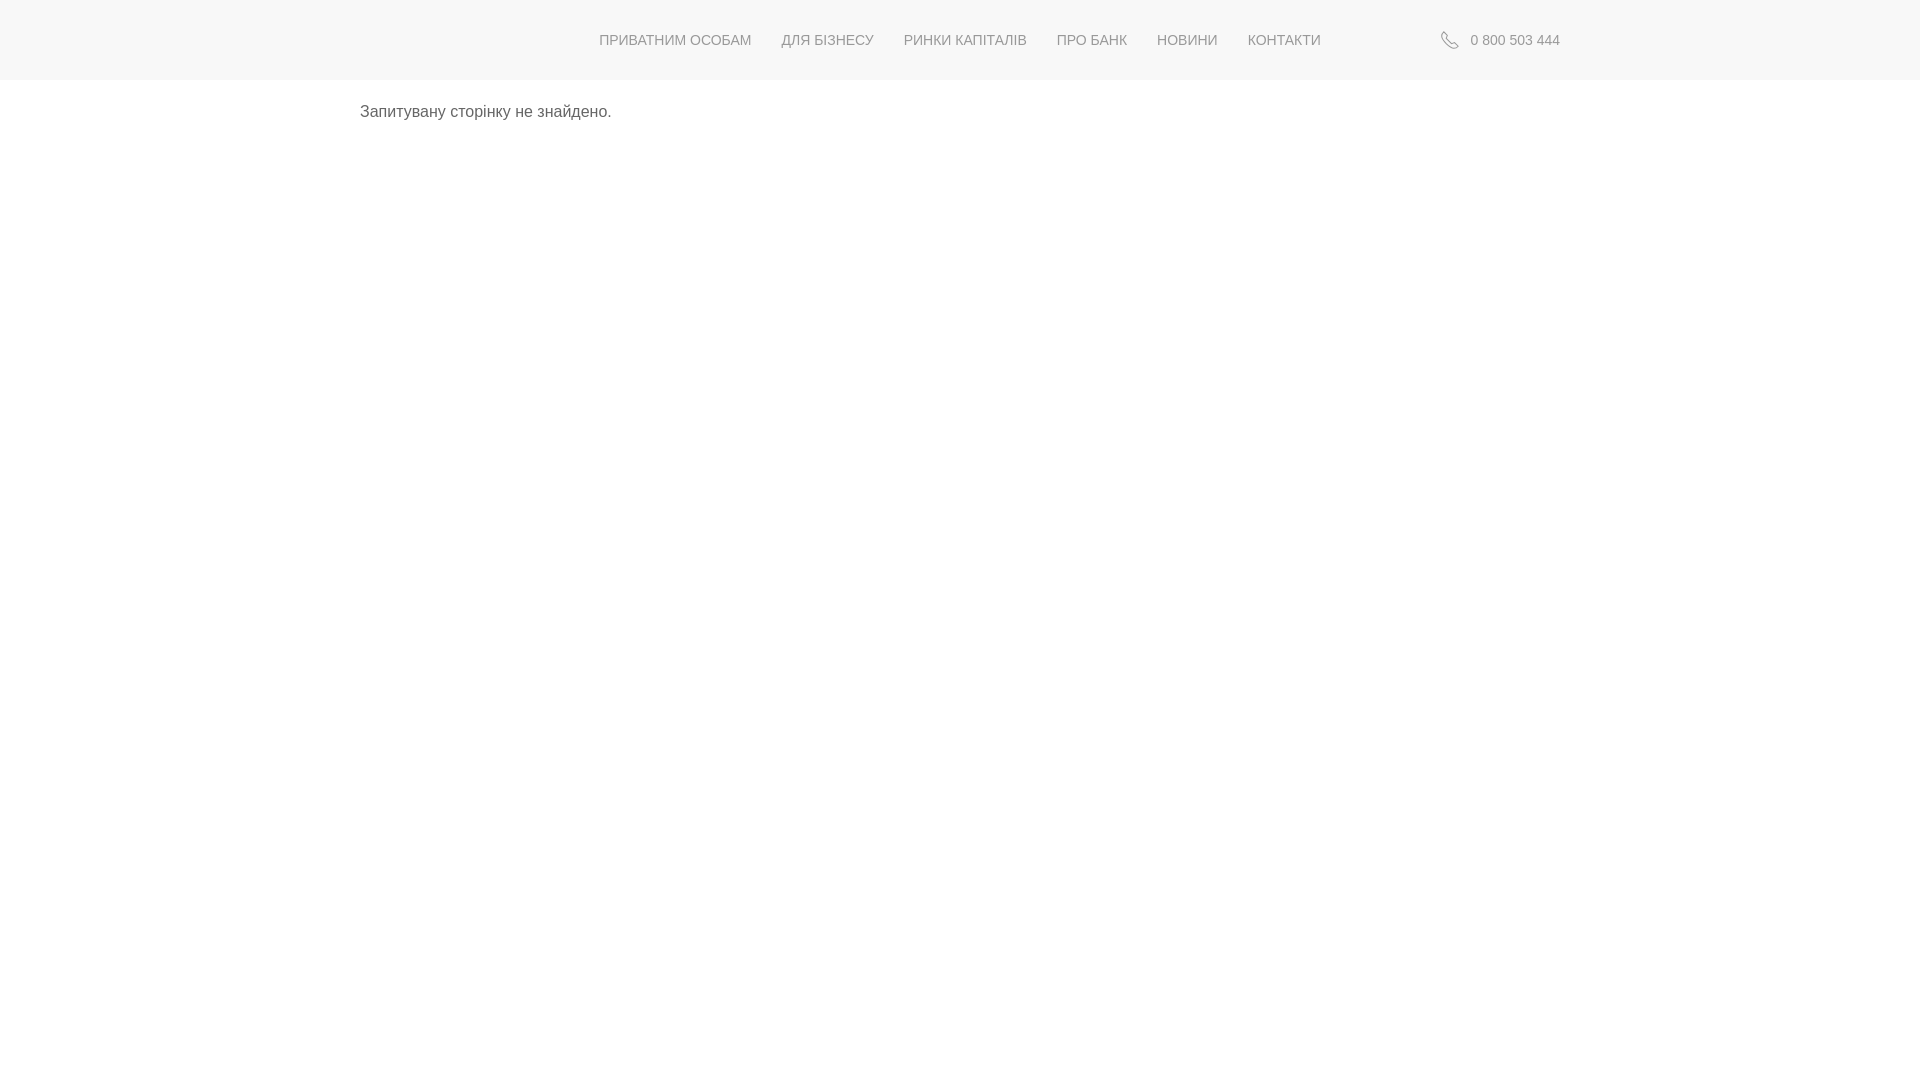 This screenshot has height=1080, width=1920. What do you see at coordinates (1498, 39) in the screenshot?
I see `'  0 800 503 444'` at bounding box center [1498, 39].